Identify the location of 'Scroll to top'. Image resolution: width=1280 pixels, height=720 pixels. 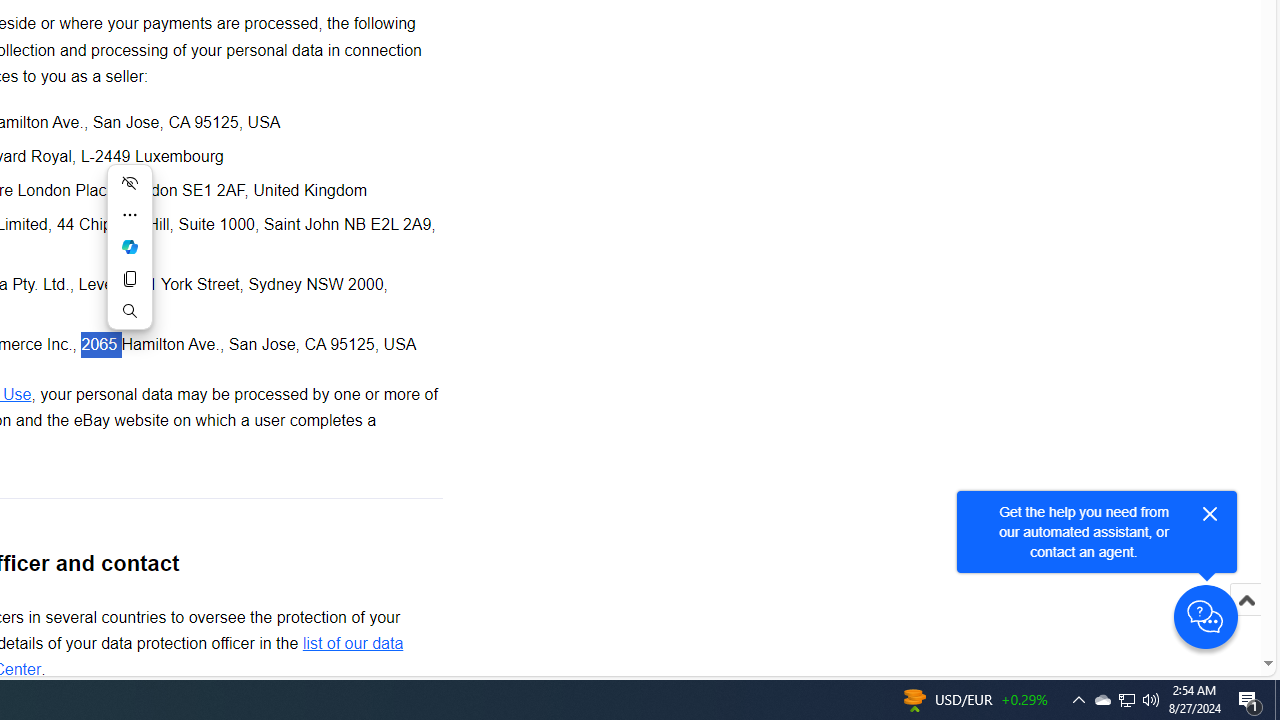
(1245, 598).